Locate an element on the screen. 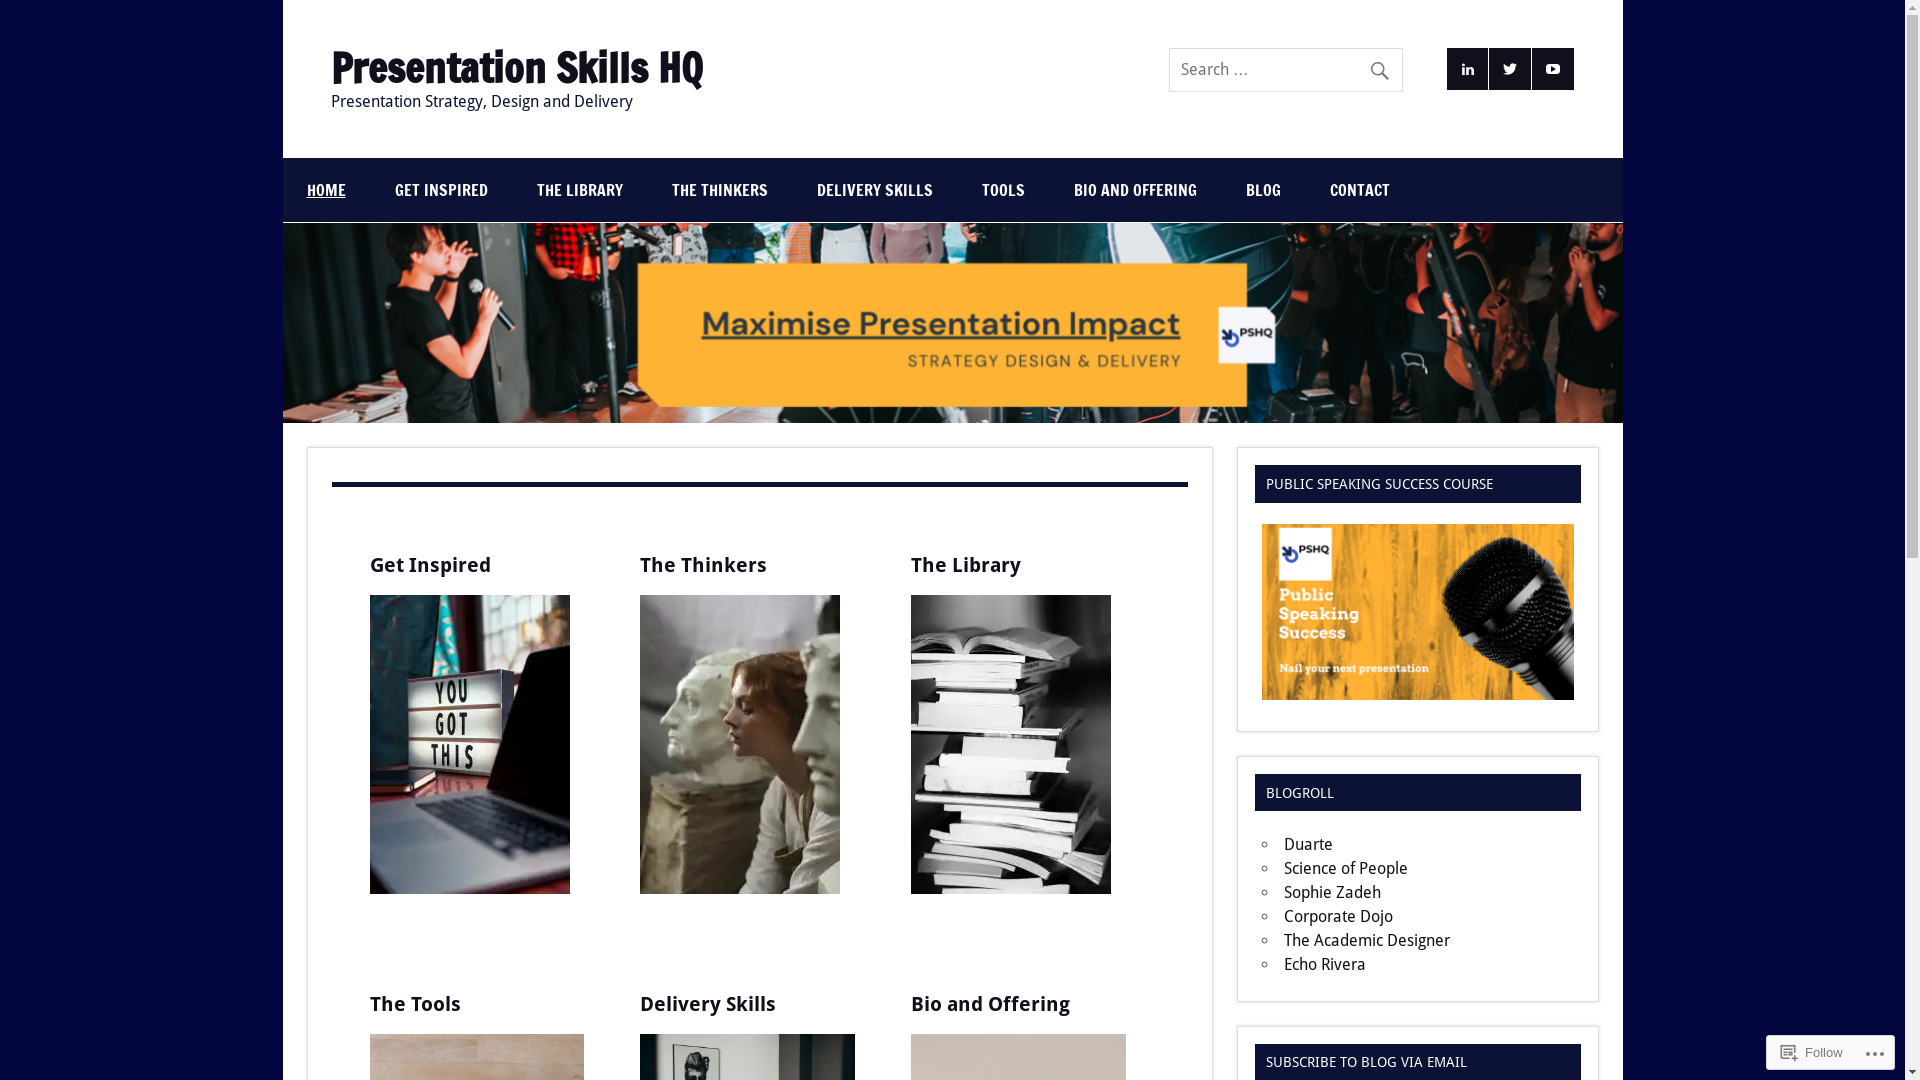 The height and width of the screenshot is (1080, 1920). 'THE LIBRARY' is located at coordinates (512, 189).